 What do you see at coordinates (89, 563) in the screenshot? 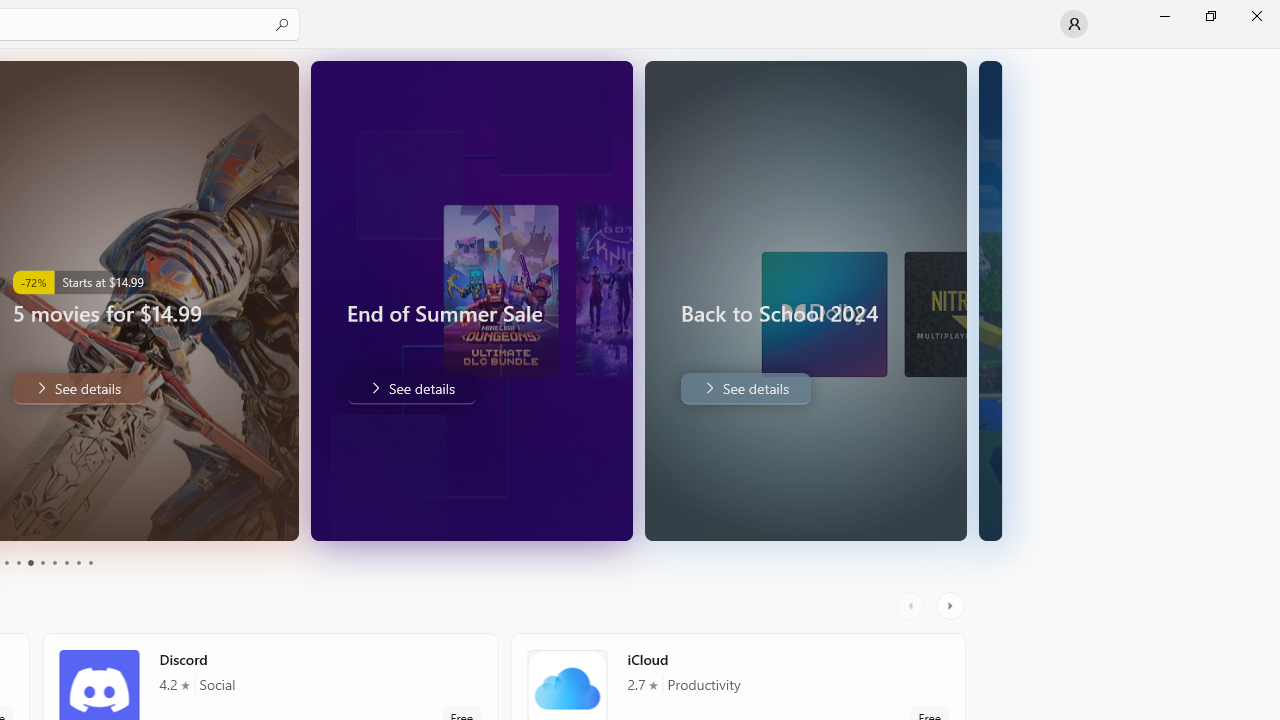
I see `'Page 10'` at bounding box center [89, 563].